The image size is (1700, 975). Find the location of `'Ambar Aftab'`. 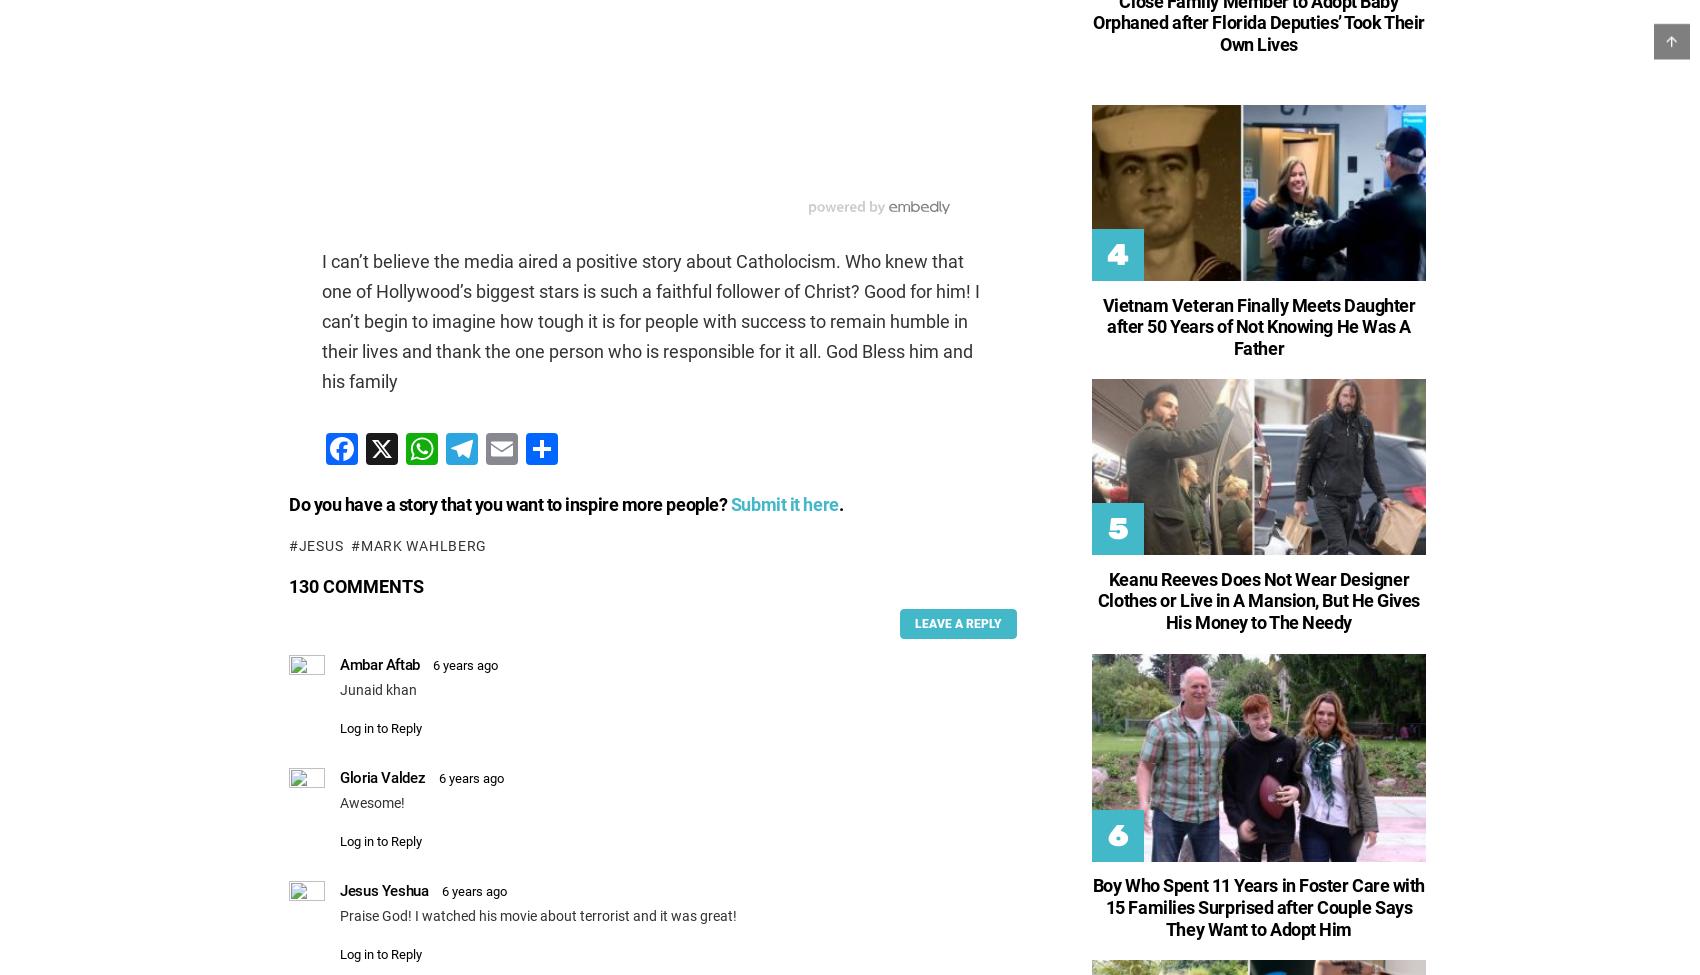

'Ambar Aftab' is located at coordinates (378, 665).